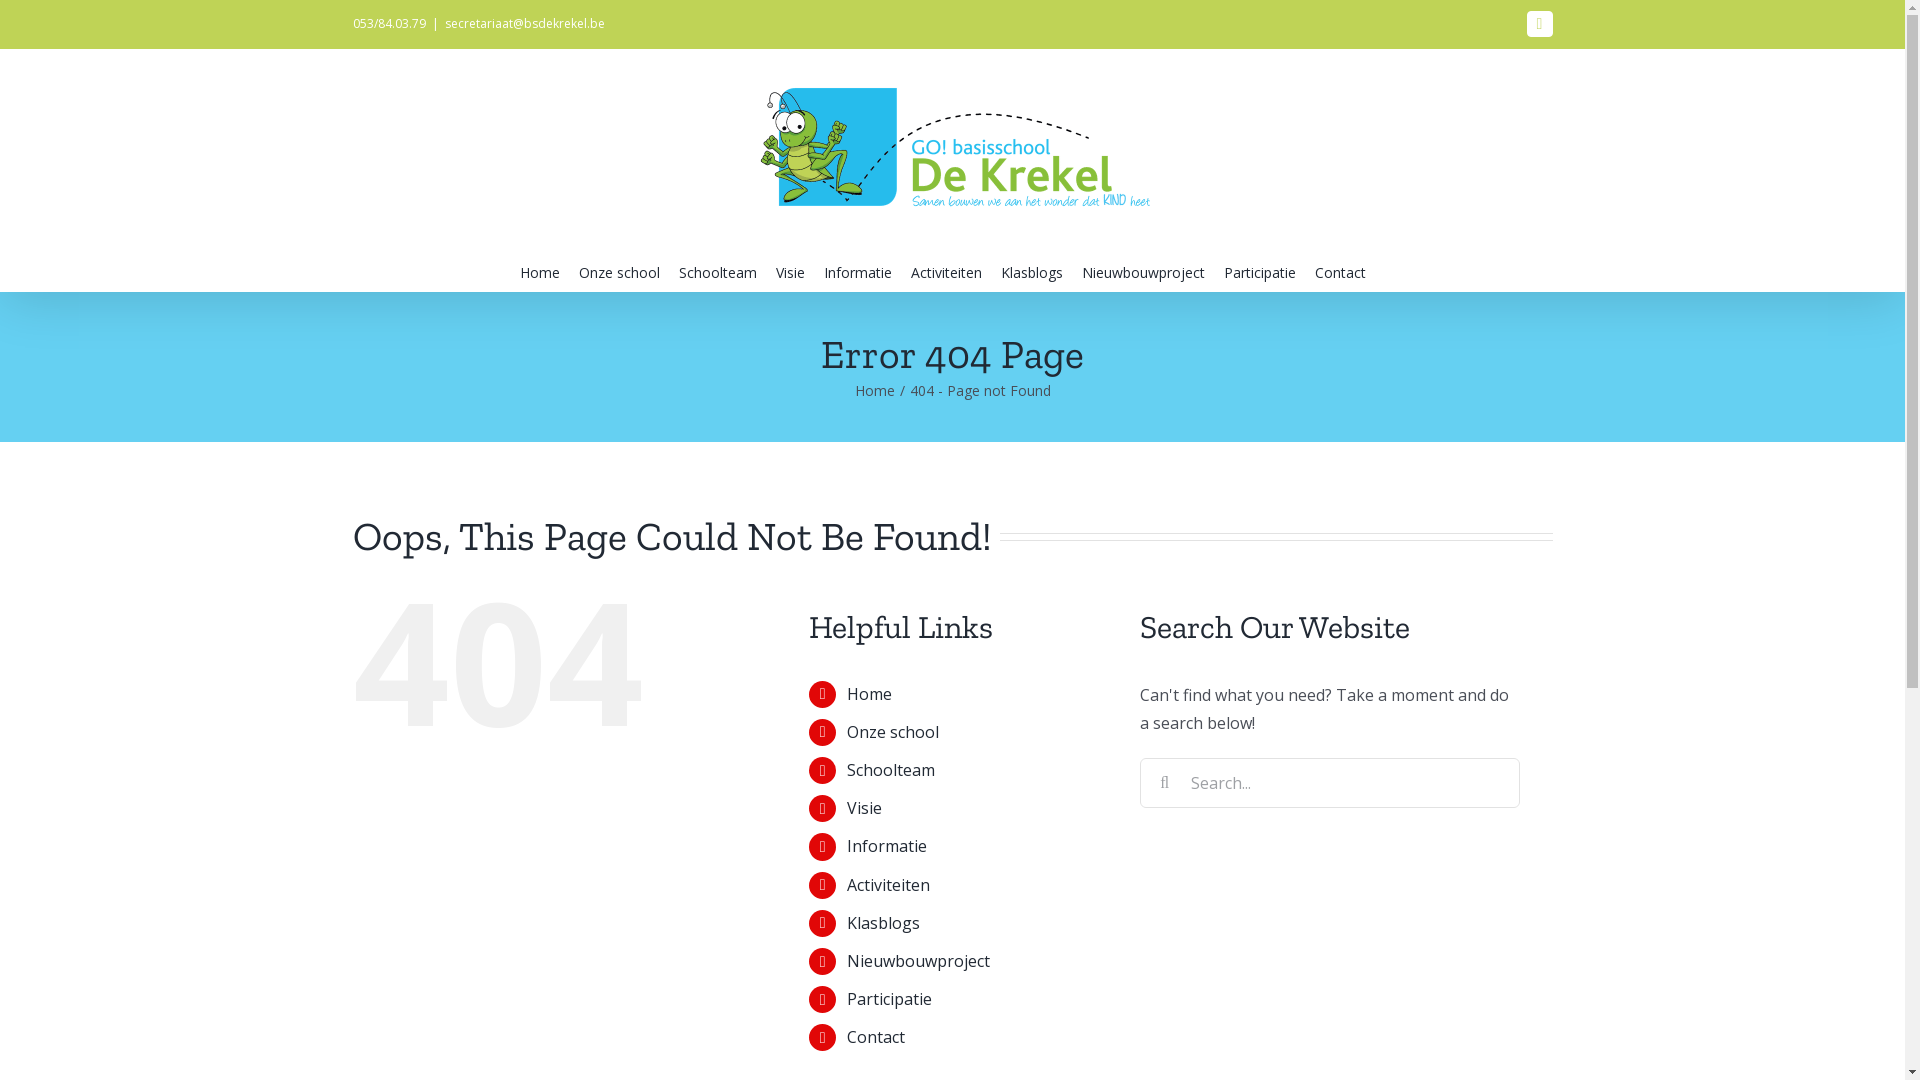 The width and height of the screenshot is (1920, 1080). What do you see at coordinates (1525, 23) in the screenshot?
I see `'Facebook'` at bounding box center [1525, 23].